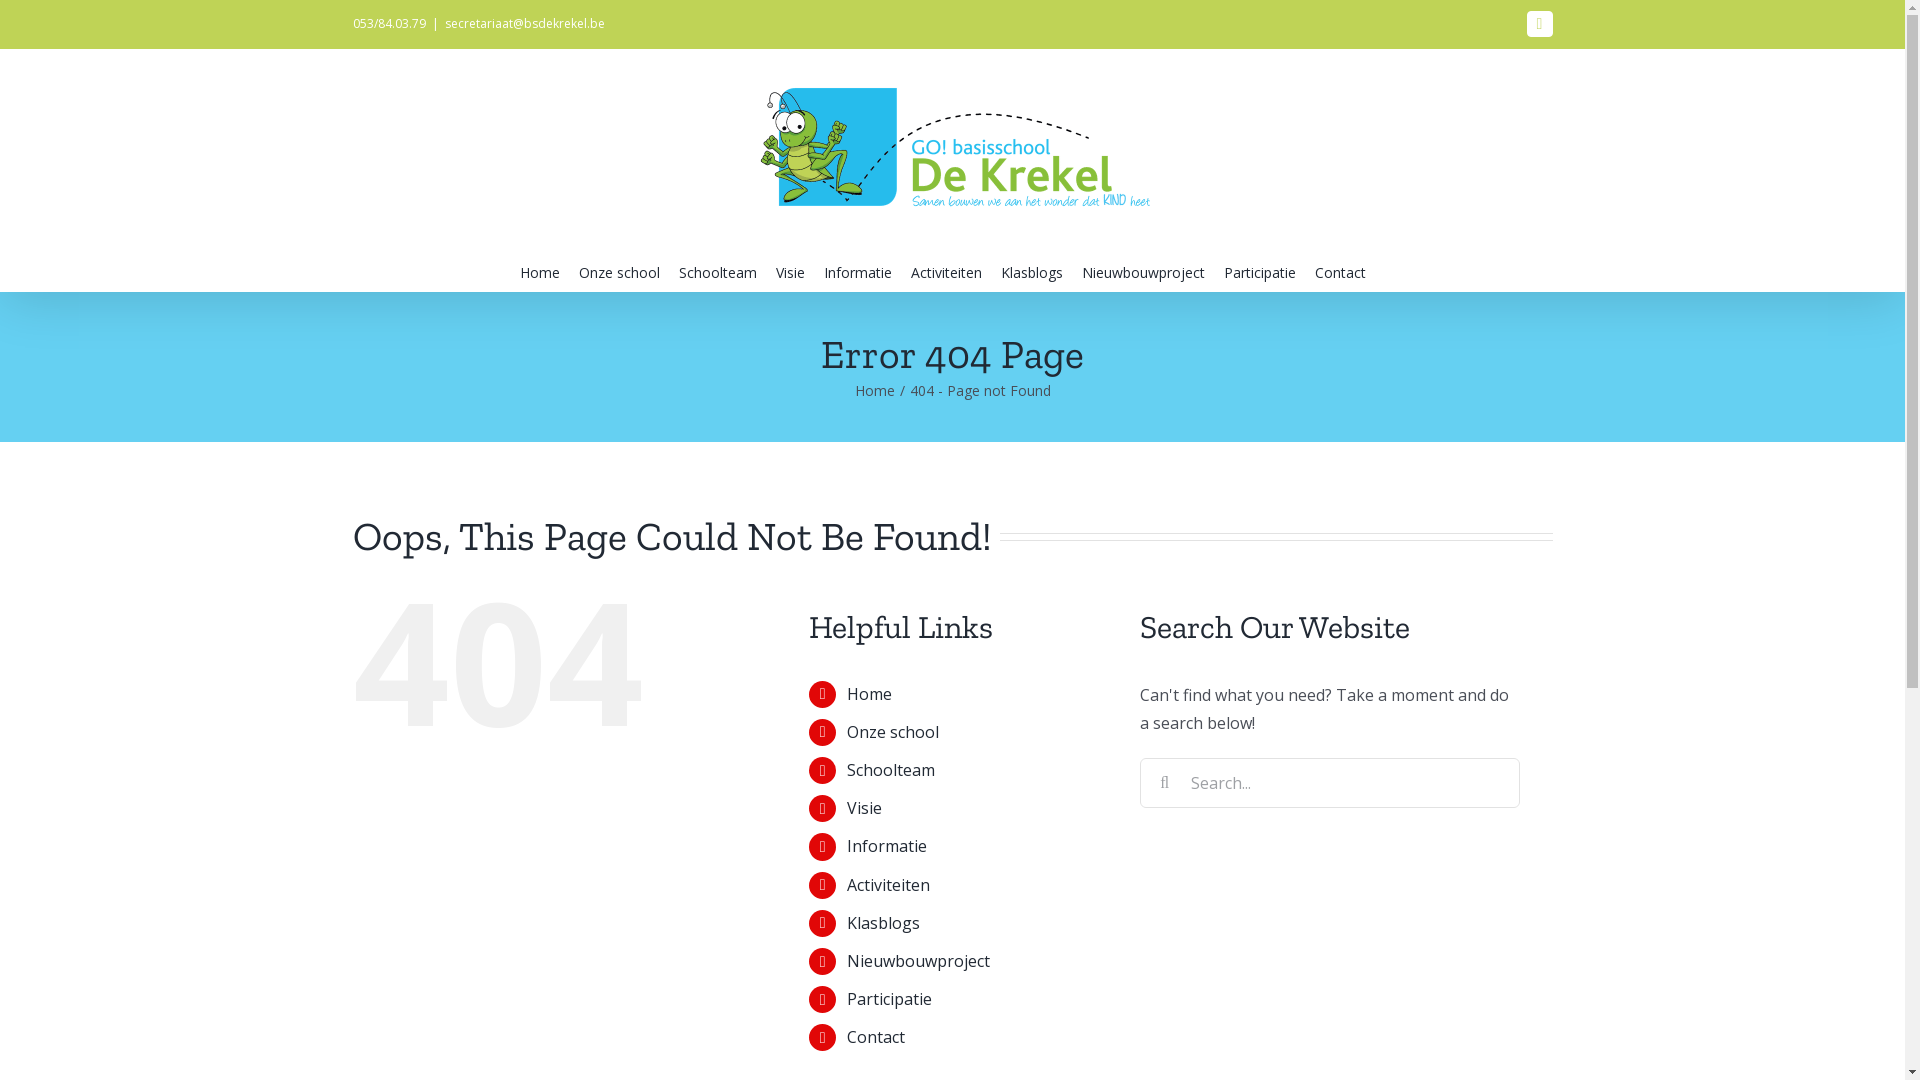 The width and height of the screenshot is (1920, 1080). What do you see at coordinates (1525, 23) in the screenshot?
I see `'Facebook'` at bounding box center [1525, 23].